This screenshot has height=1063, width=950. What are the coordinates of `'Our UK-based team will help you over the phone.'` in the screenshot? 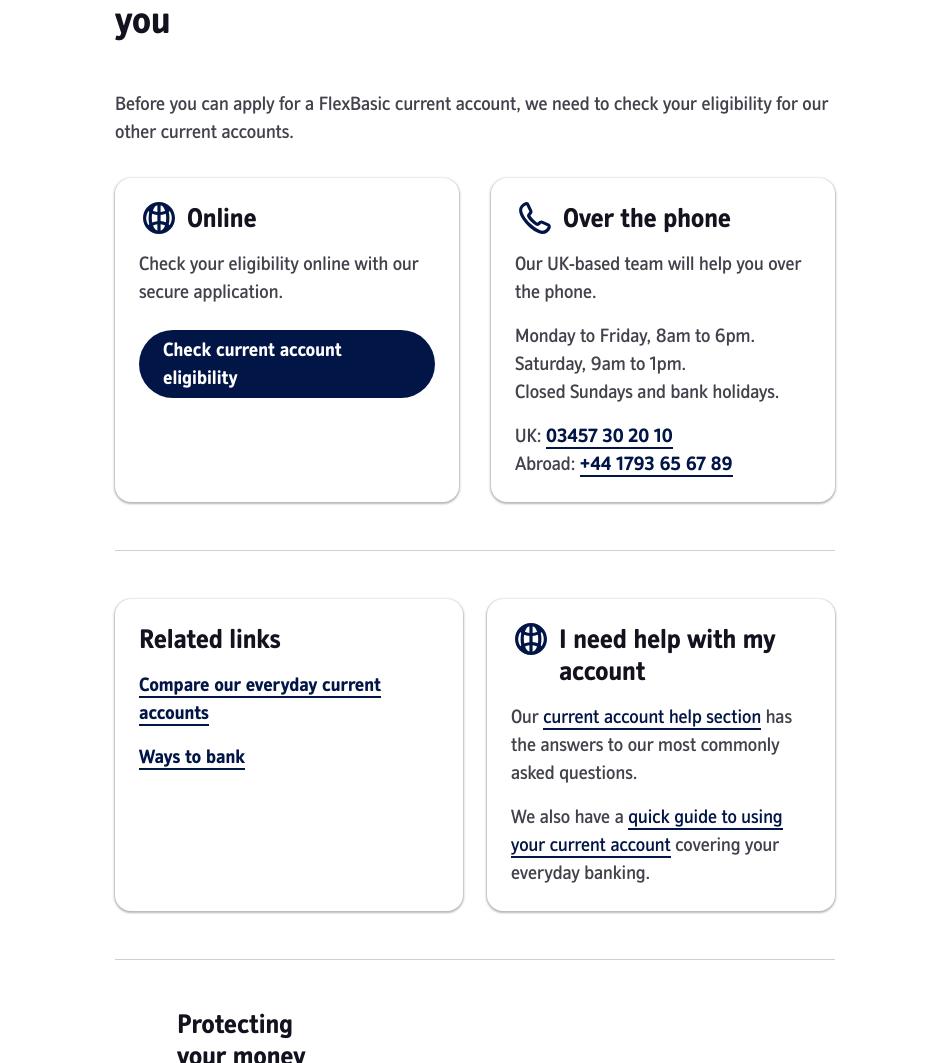 It's located at (657, 277).